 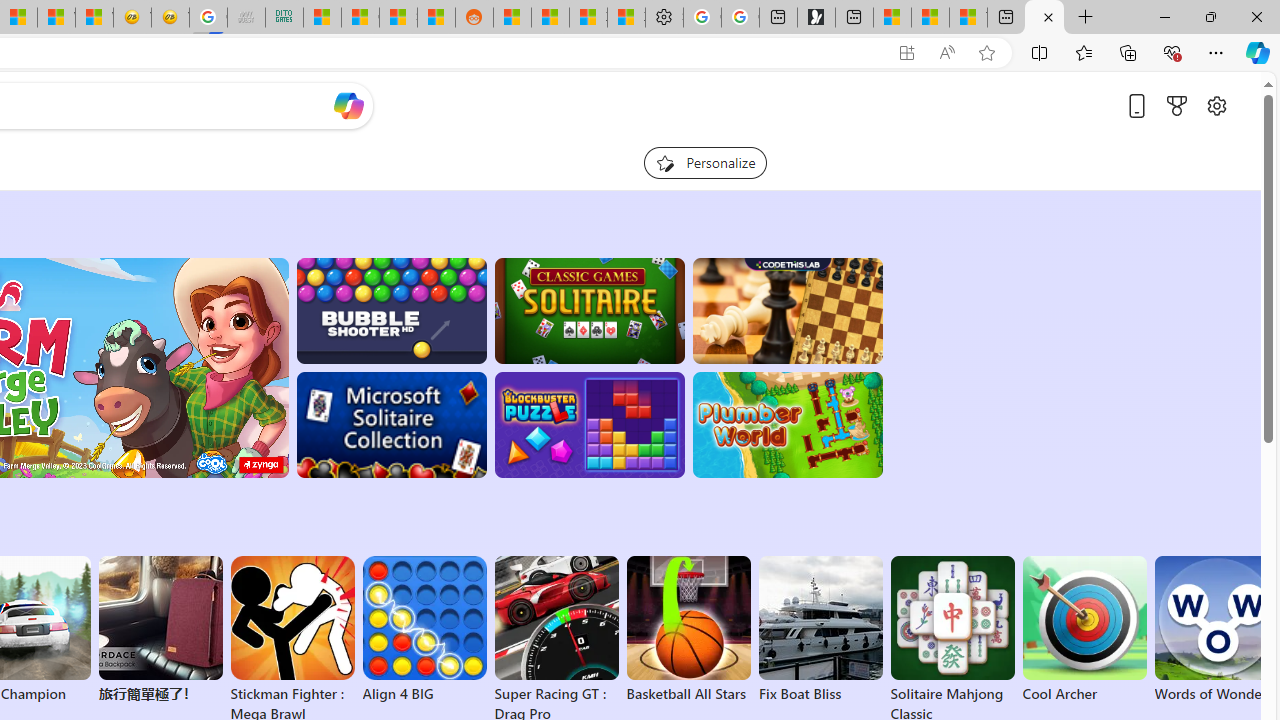 I want to click on 'Personalize your feed"', so click(x=705, y=162).